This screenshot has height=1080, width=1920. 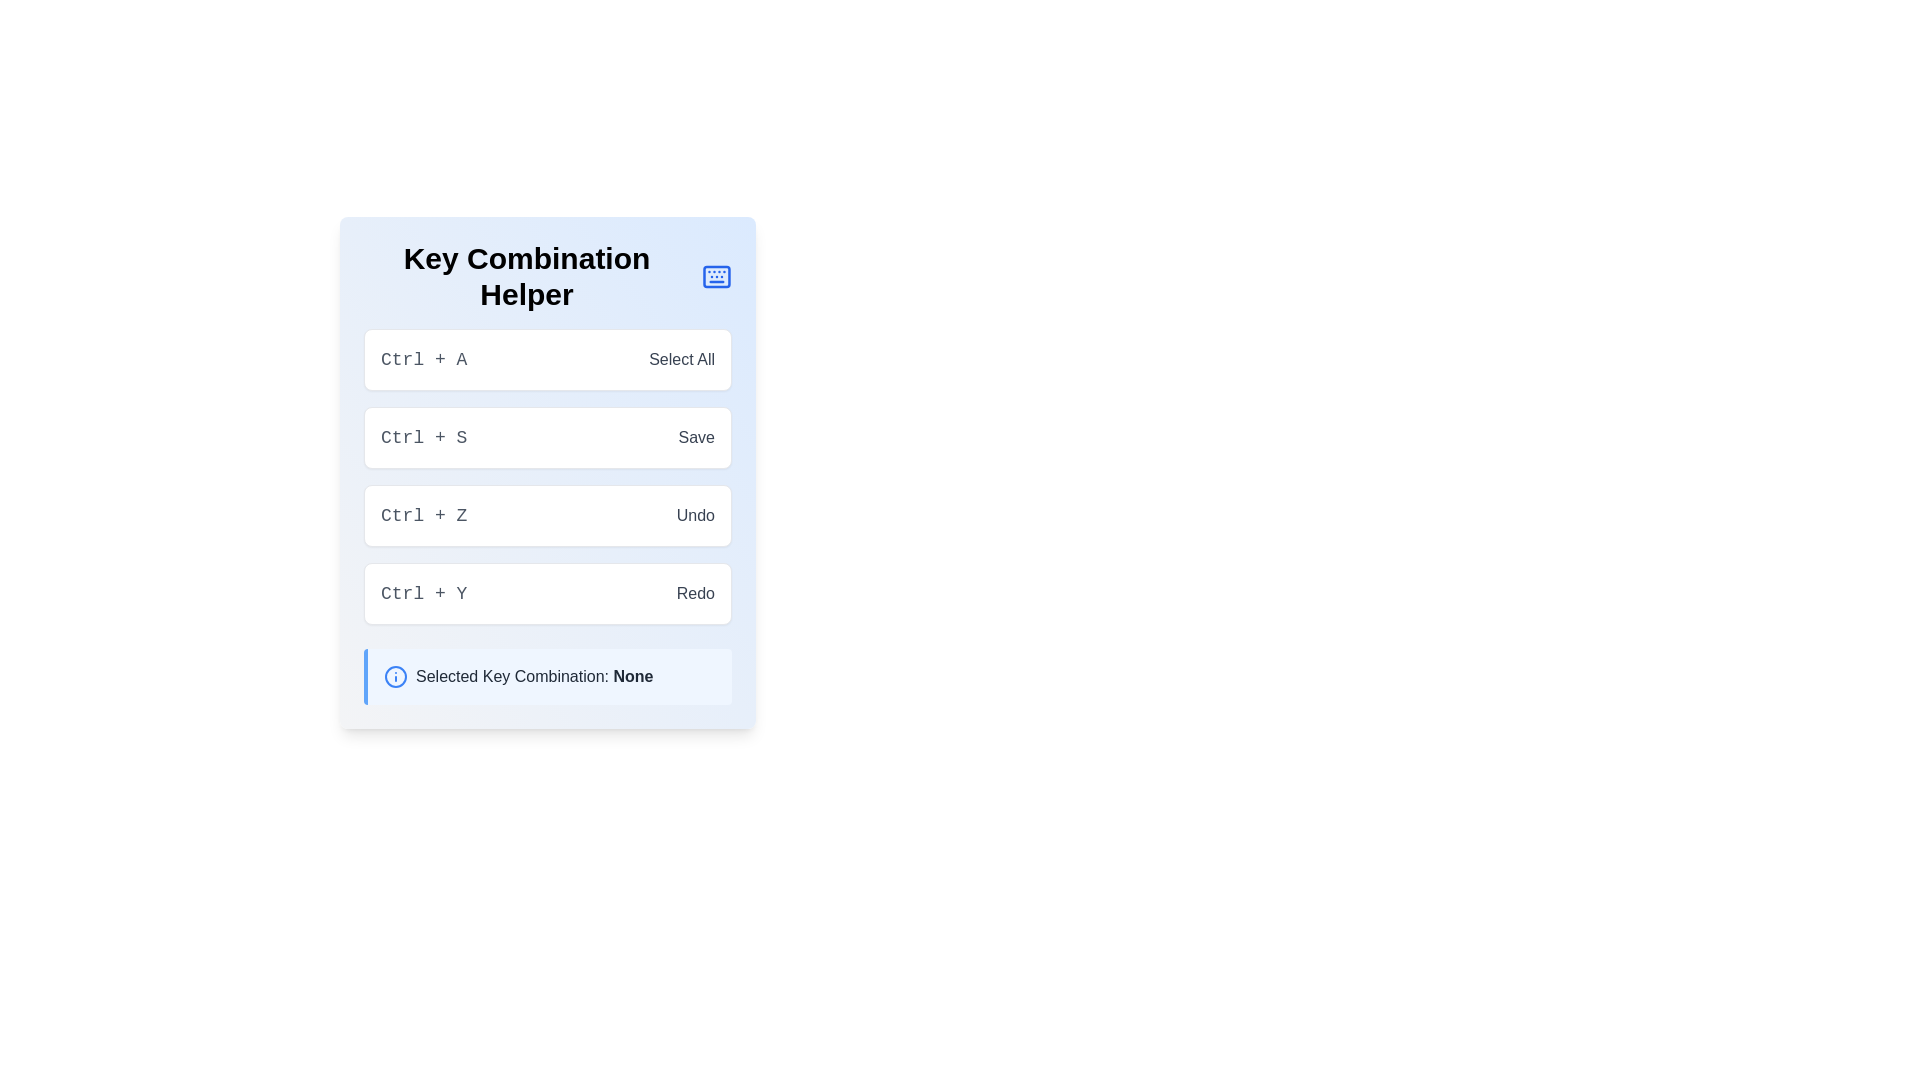 What do you see at coordinates (716, 277) in the screenshot?
I see `the keyboard icon located in the top-right corner of the 'Key Combination Helper' section, which serves as a visual representation for keyboard settings` at bounding box center [716, 277].